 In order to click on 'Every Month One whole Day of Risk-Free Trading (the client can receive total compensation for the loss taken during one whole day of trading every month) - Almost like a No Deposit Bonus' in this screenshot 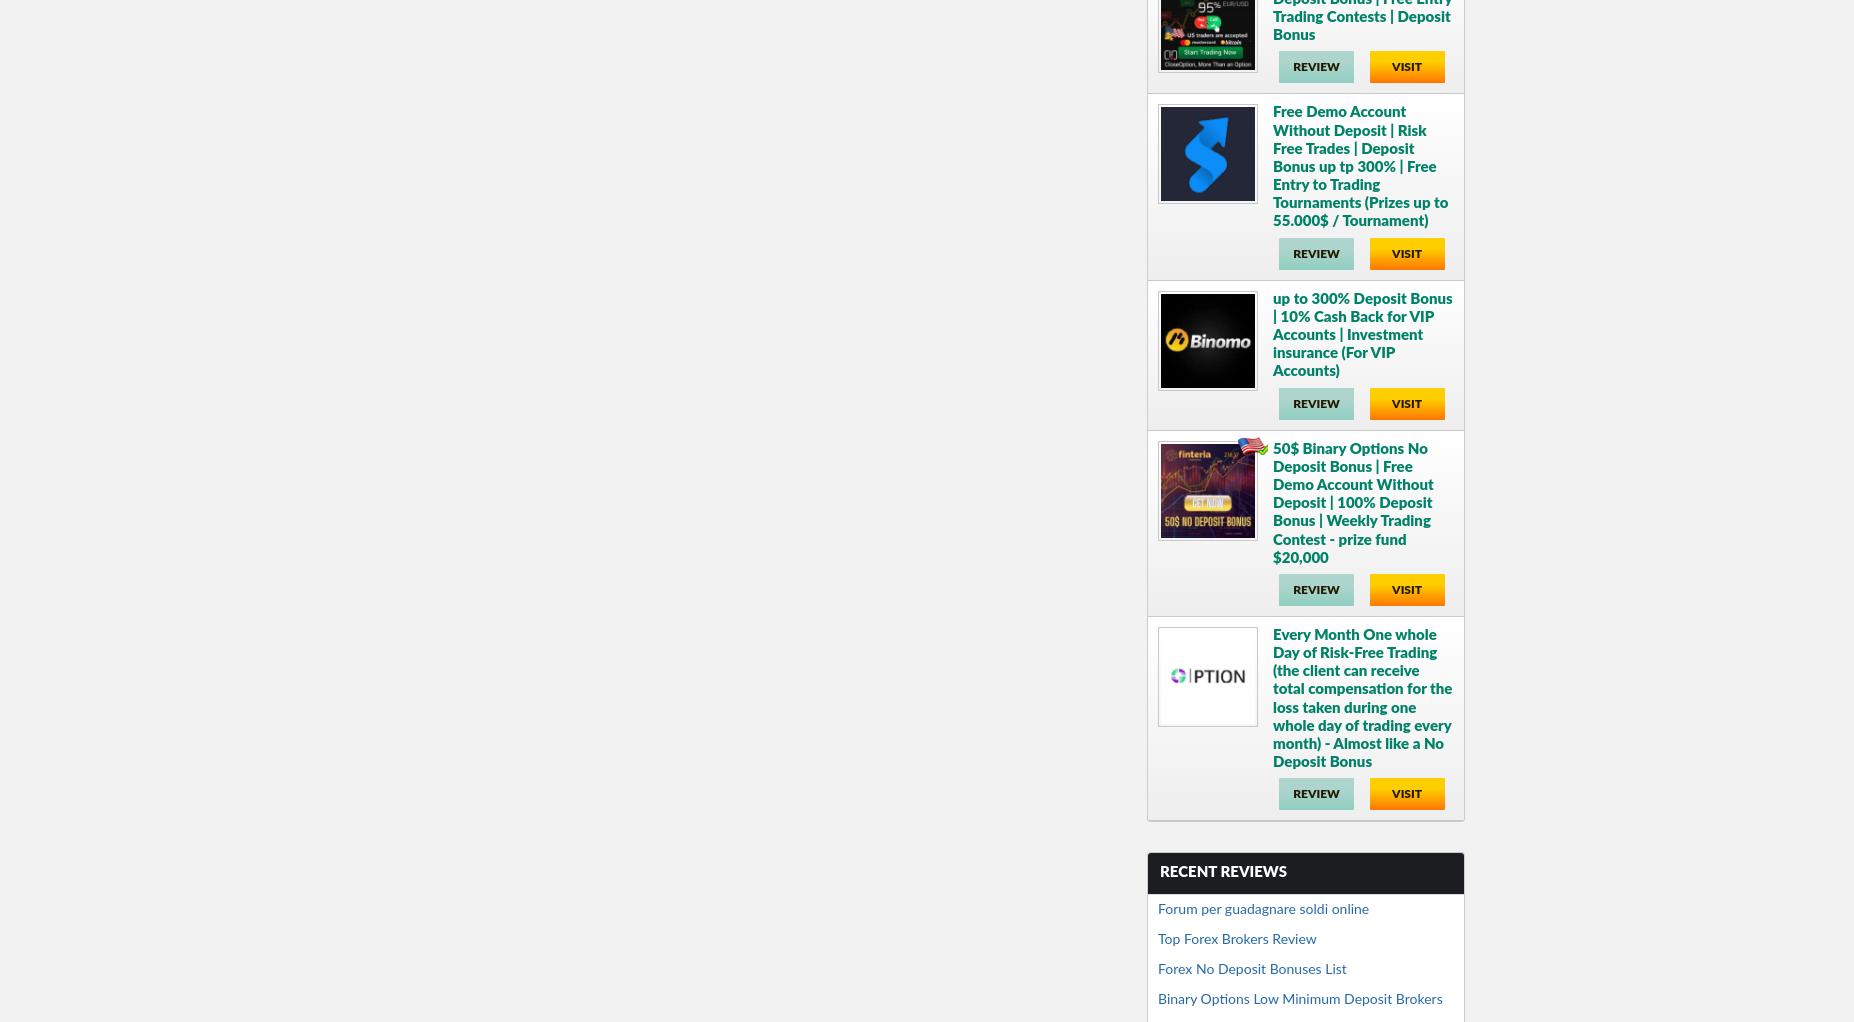, I will do `click(1361, 698)`.